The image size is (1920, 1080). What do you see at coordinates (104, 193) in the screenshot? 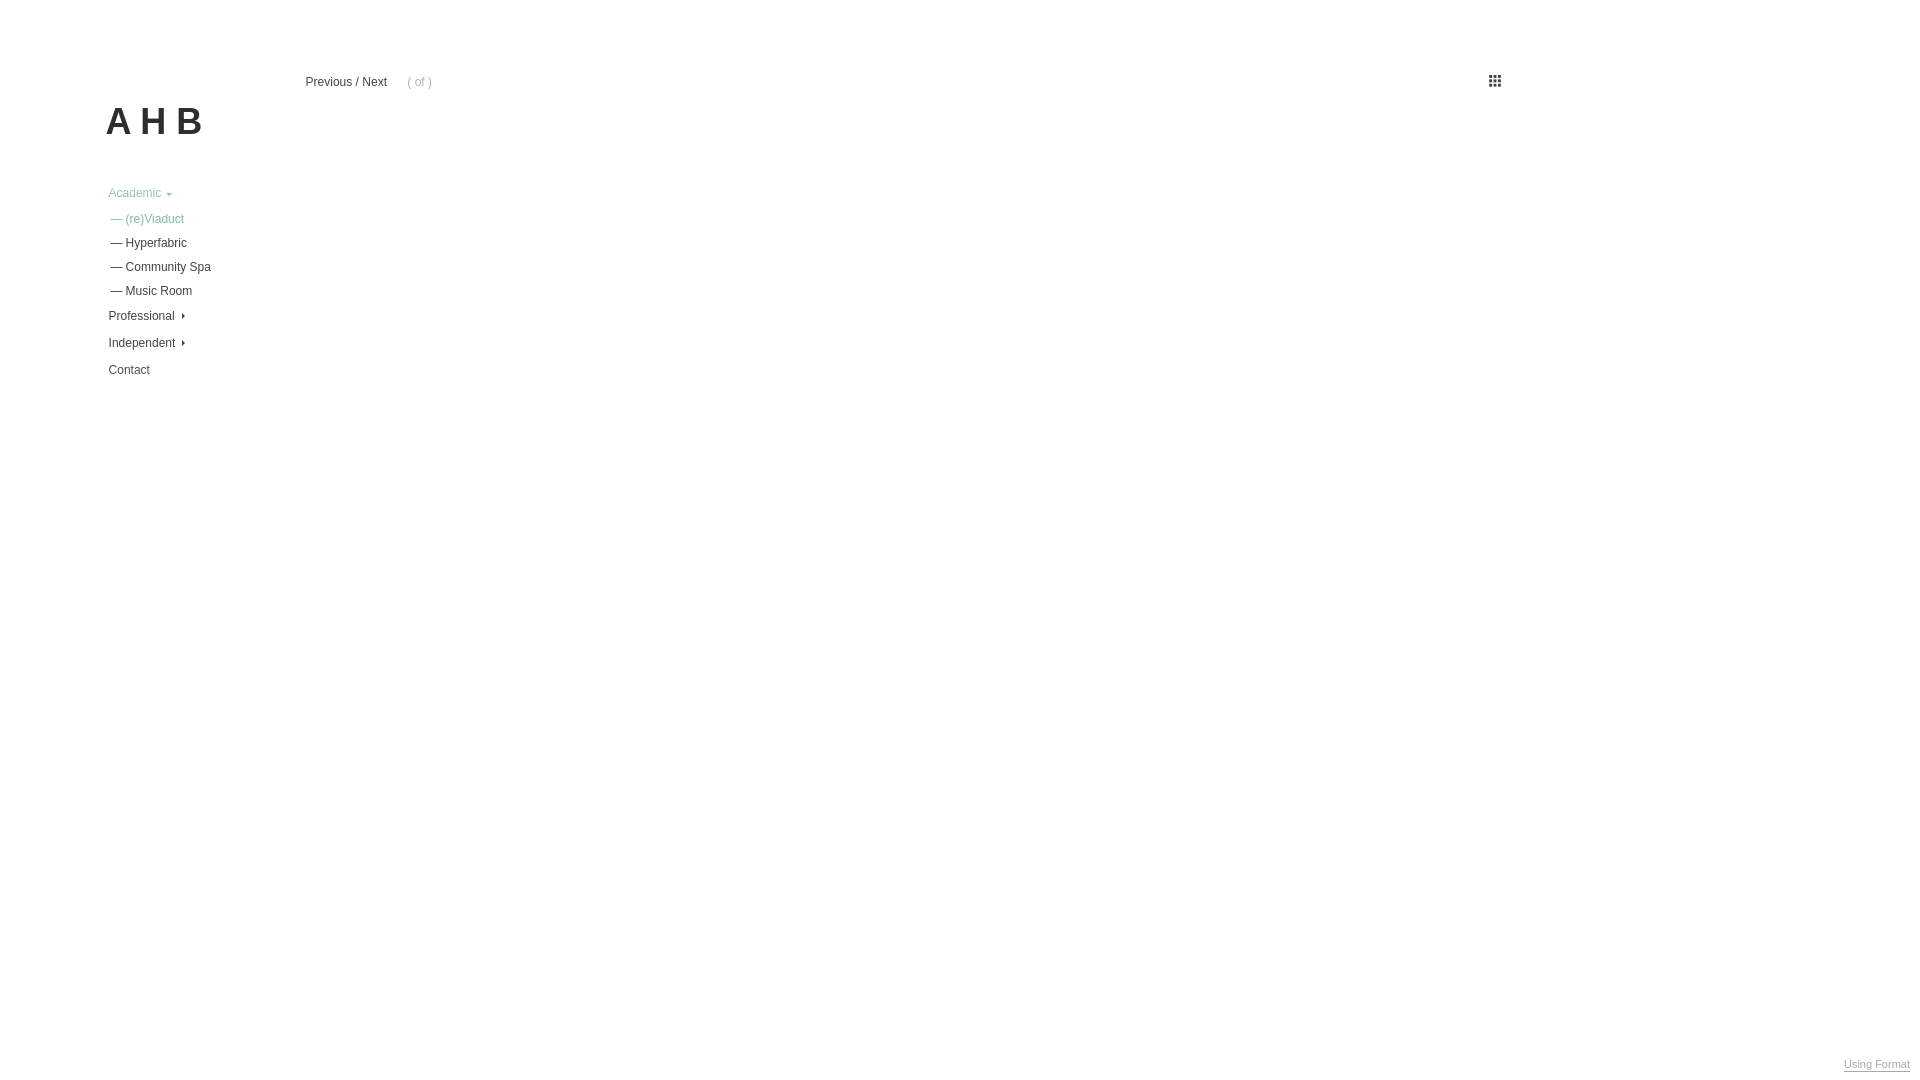
I see `'Academic'` at bounding box center [104, 193].